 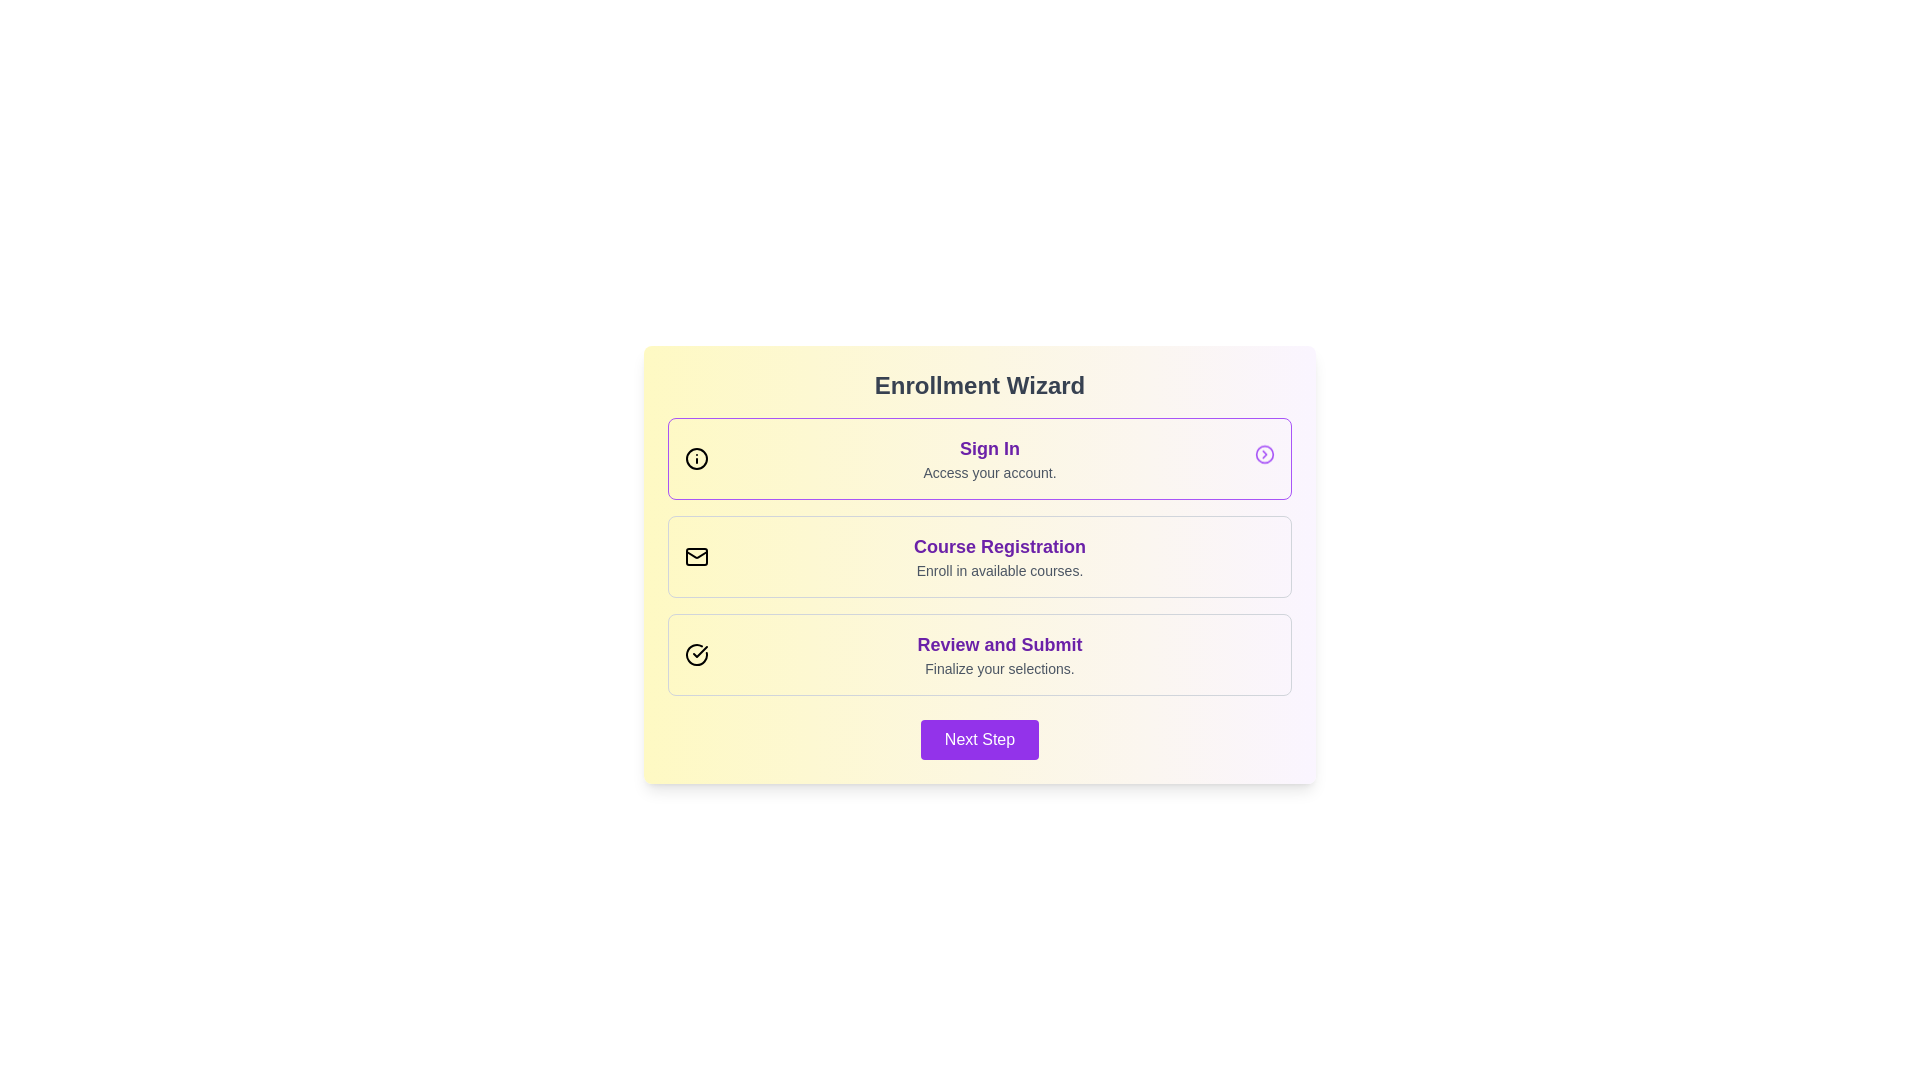 What do you see at coordinates (999, 644) in the screenshot?
I see `the static text element that serves as the heading for the review and submission step in the wizard` at bounding box center [999, 644].